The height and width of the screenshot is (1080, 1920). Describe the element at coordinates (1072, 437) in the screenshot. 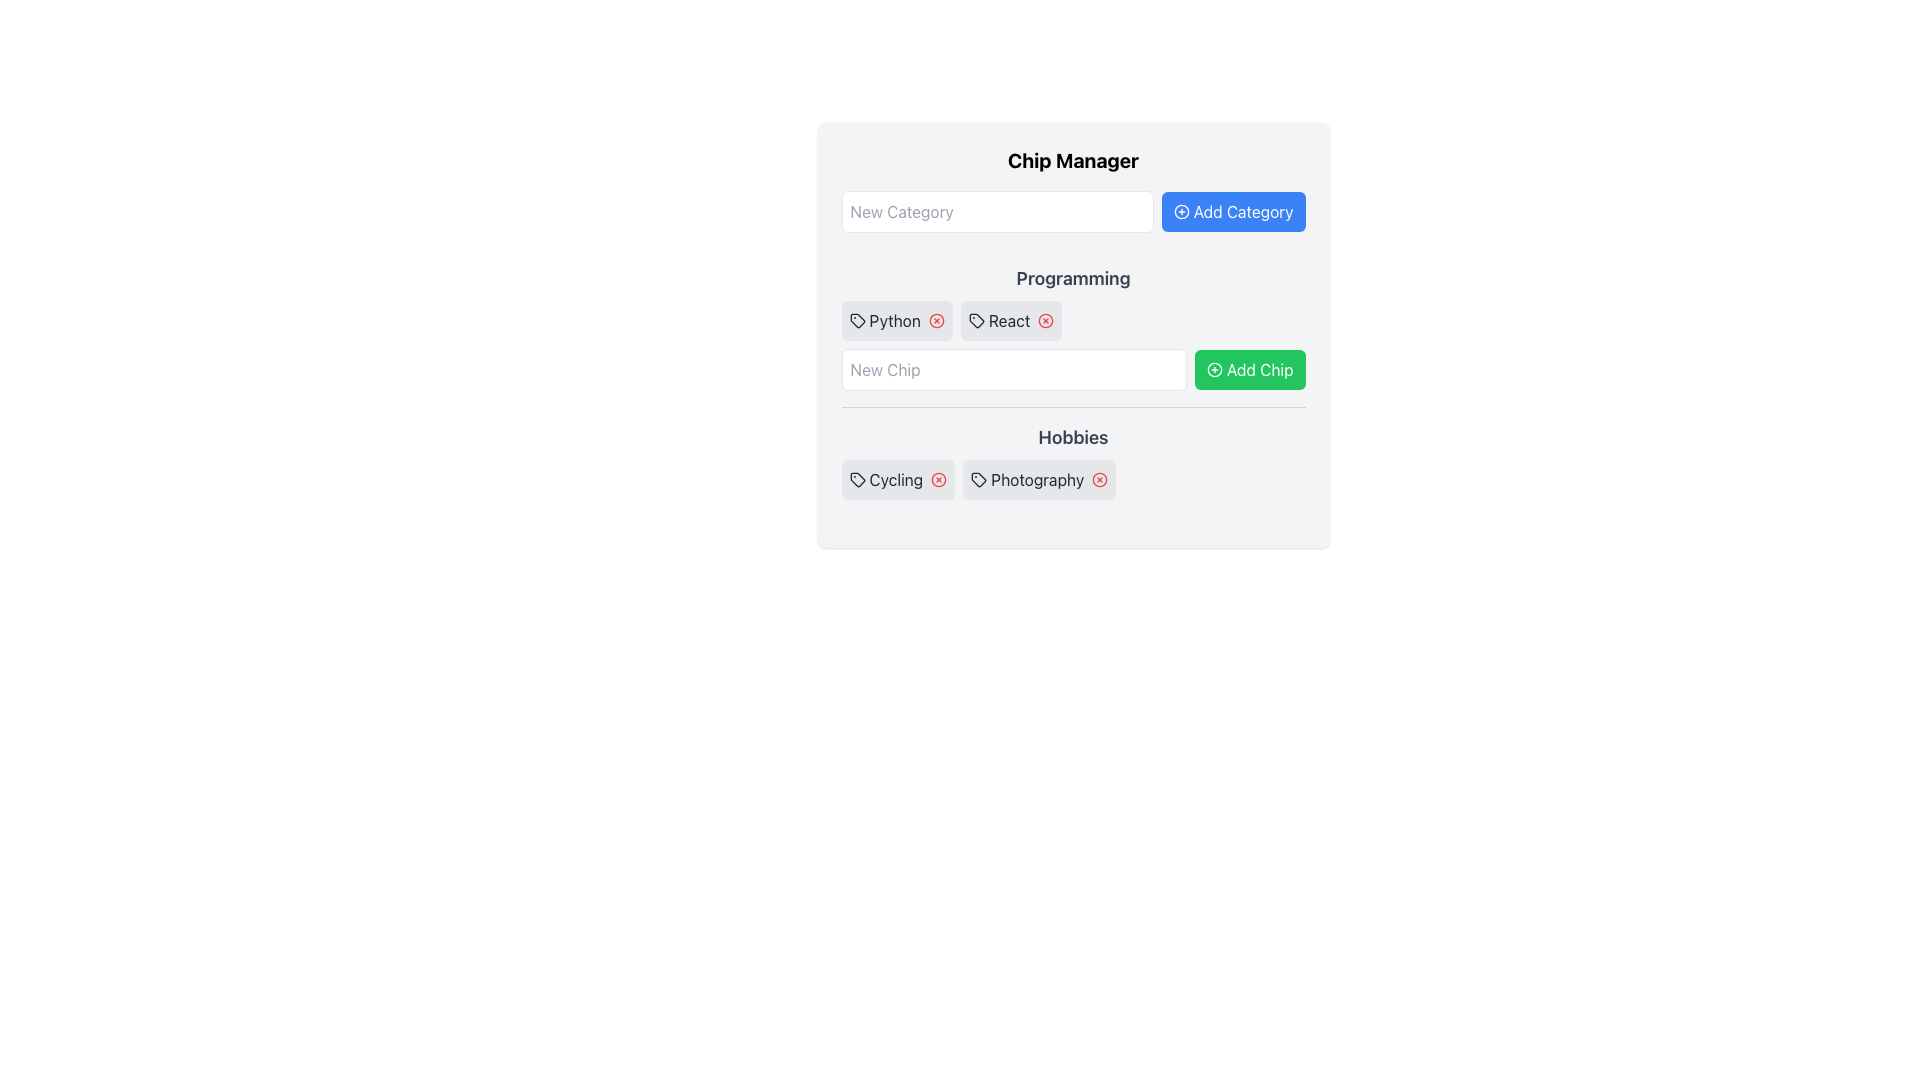

I see `the text label indicating the section header for hobbies, which is positioned above the chips labeled 'Cycling' and 'Photography.'` at that location.